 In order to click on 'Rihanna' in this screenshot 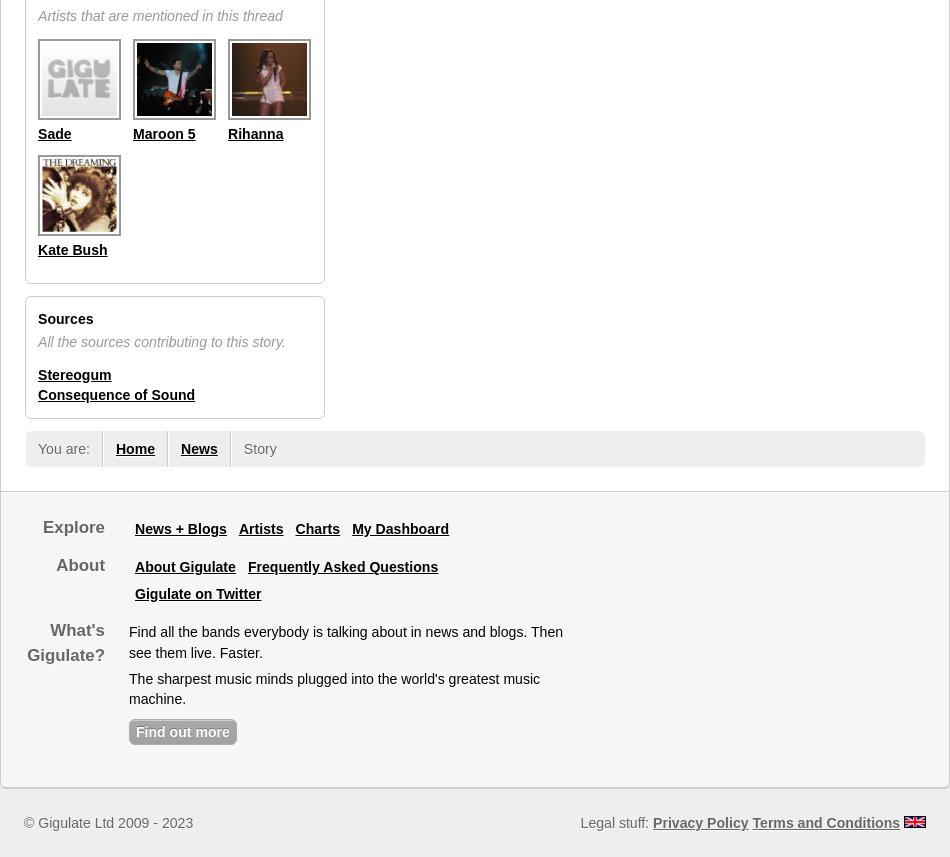, I will do `click(254, 132)`.